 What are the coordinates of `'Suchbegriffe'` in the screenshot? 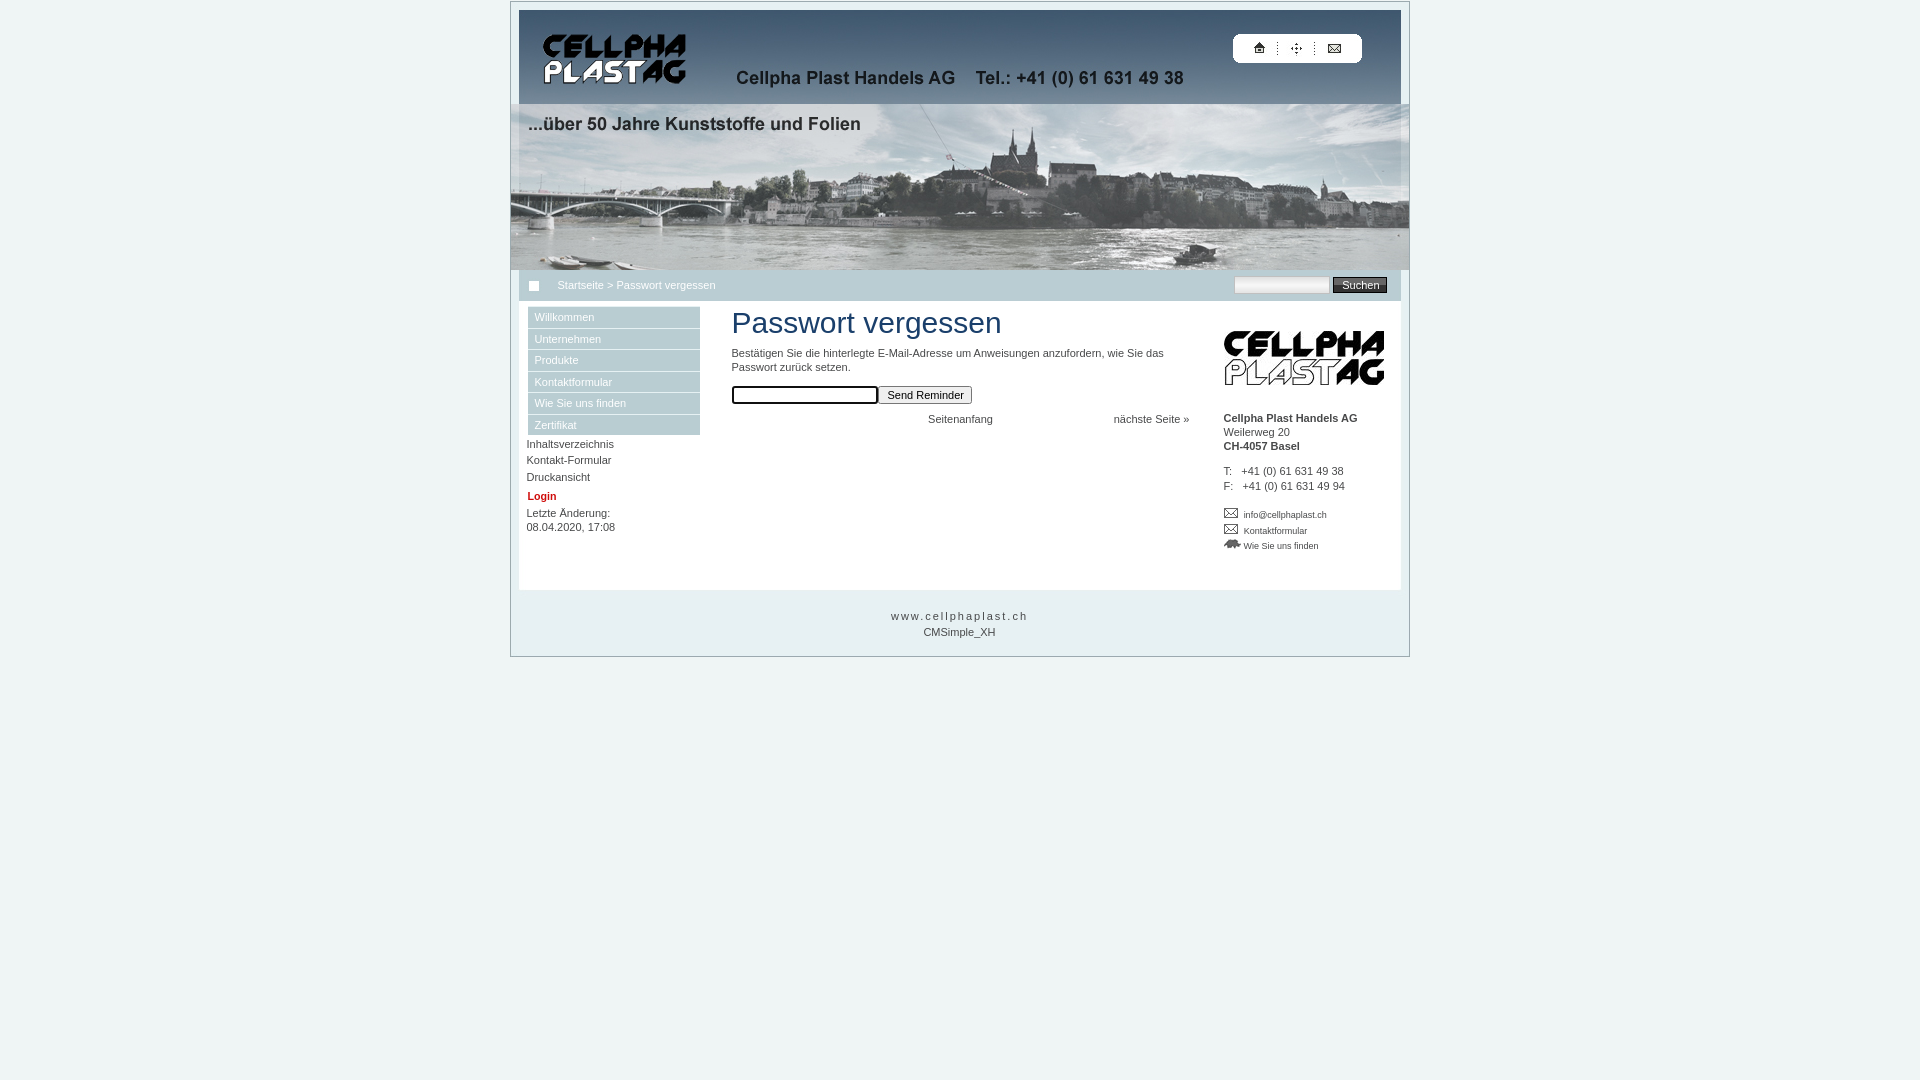 It's located at (1281, 285).